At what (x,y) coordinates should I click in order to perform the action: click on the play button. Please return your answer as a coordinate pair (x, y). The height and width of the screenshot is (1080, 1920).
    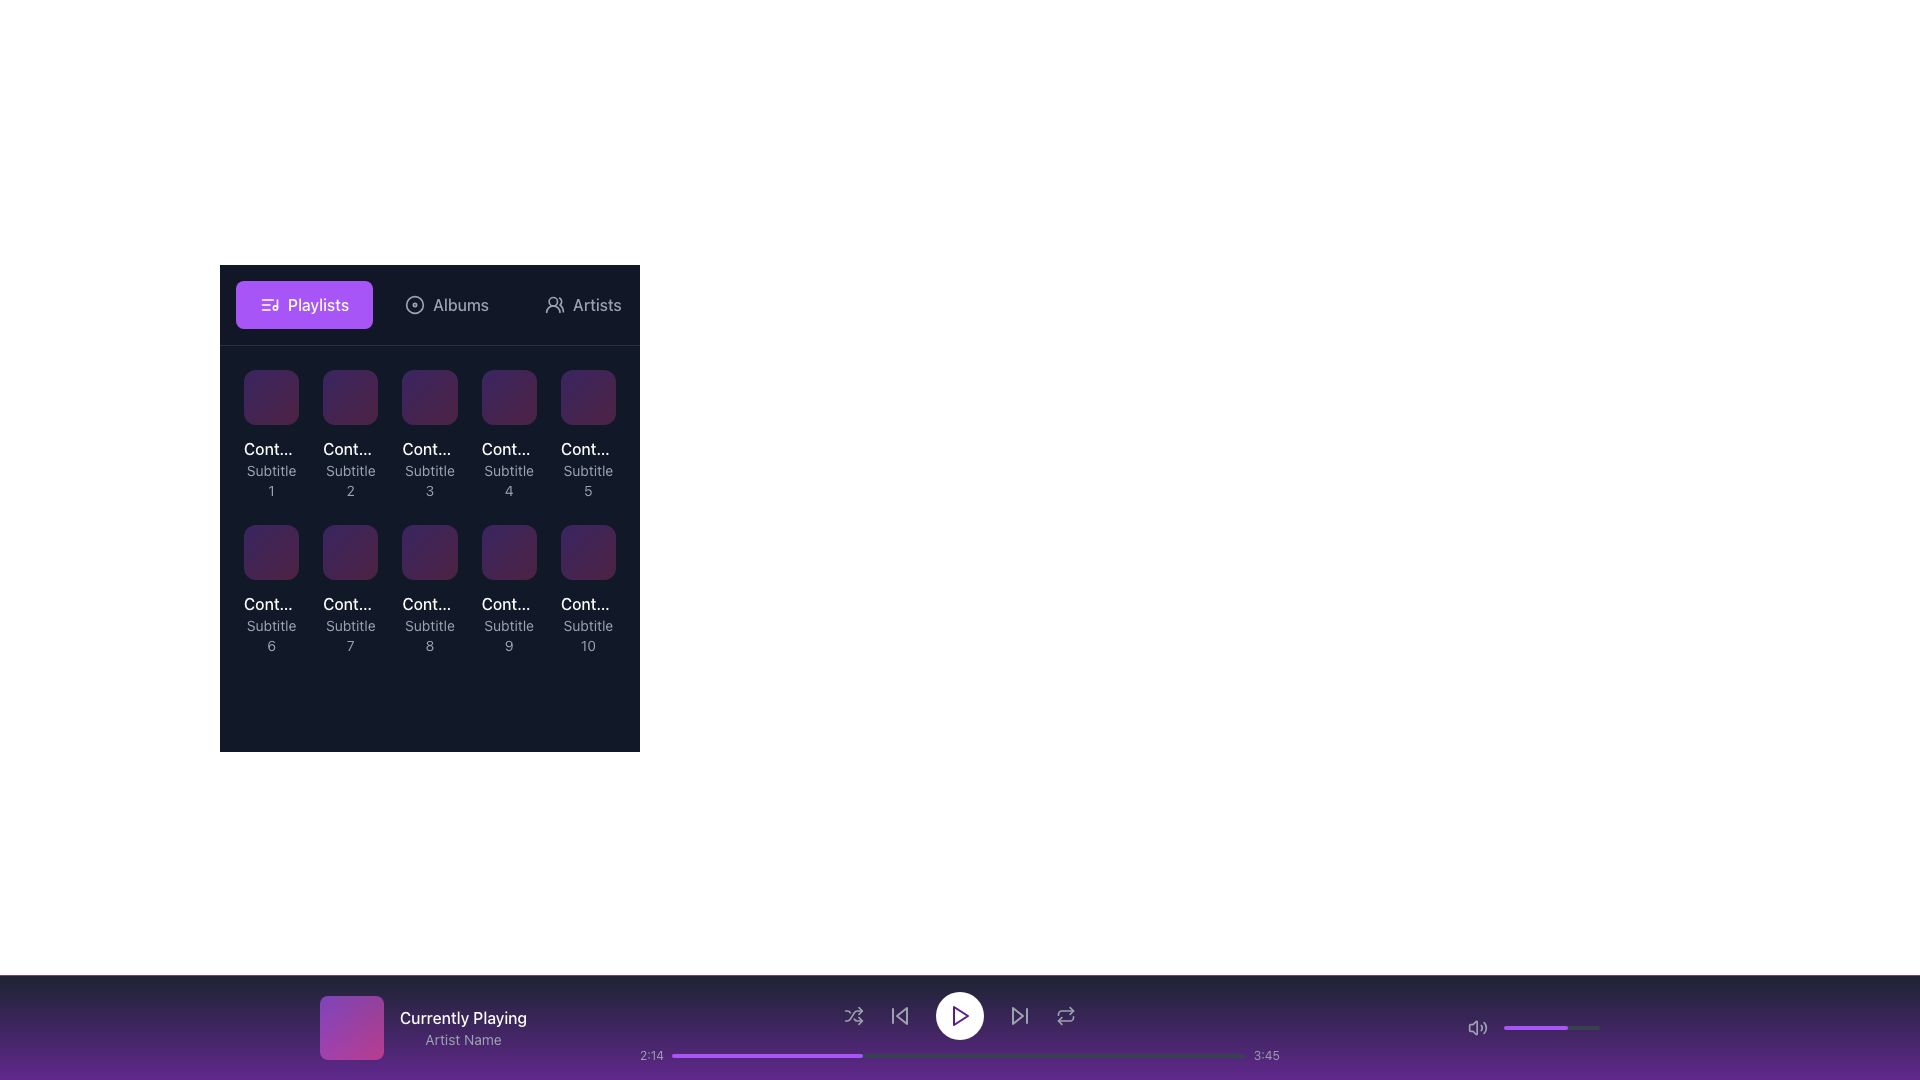
    Looking at the image, I should click on (350, 589).